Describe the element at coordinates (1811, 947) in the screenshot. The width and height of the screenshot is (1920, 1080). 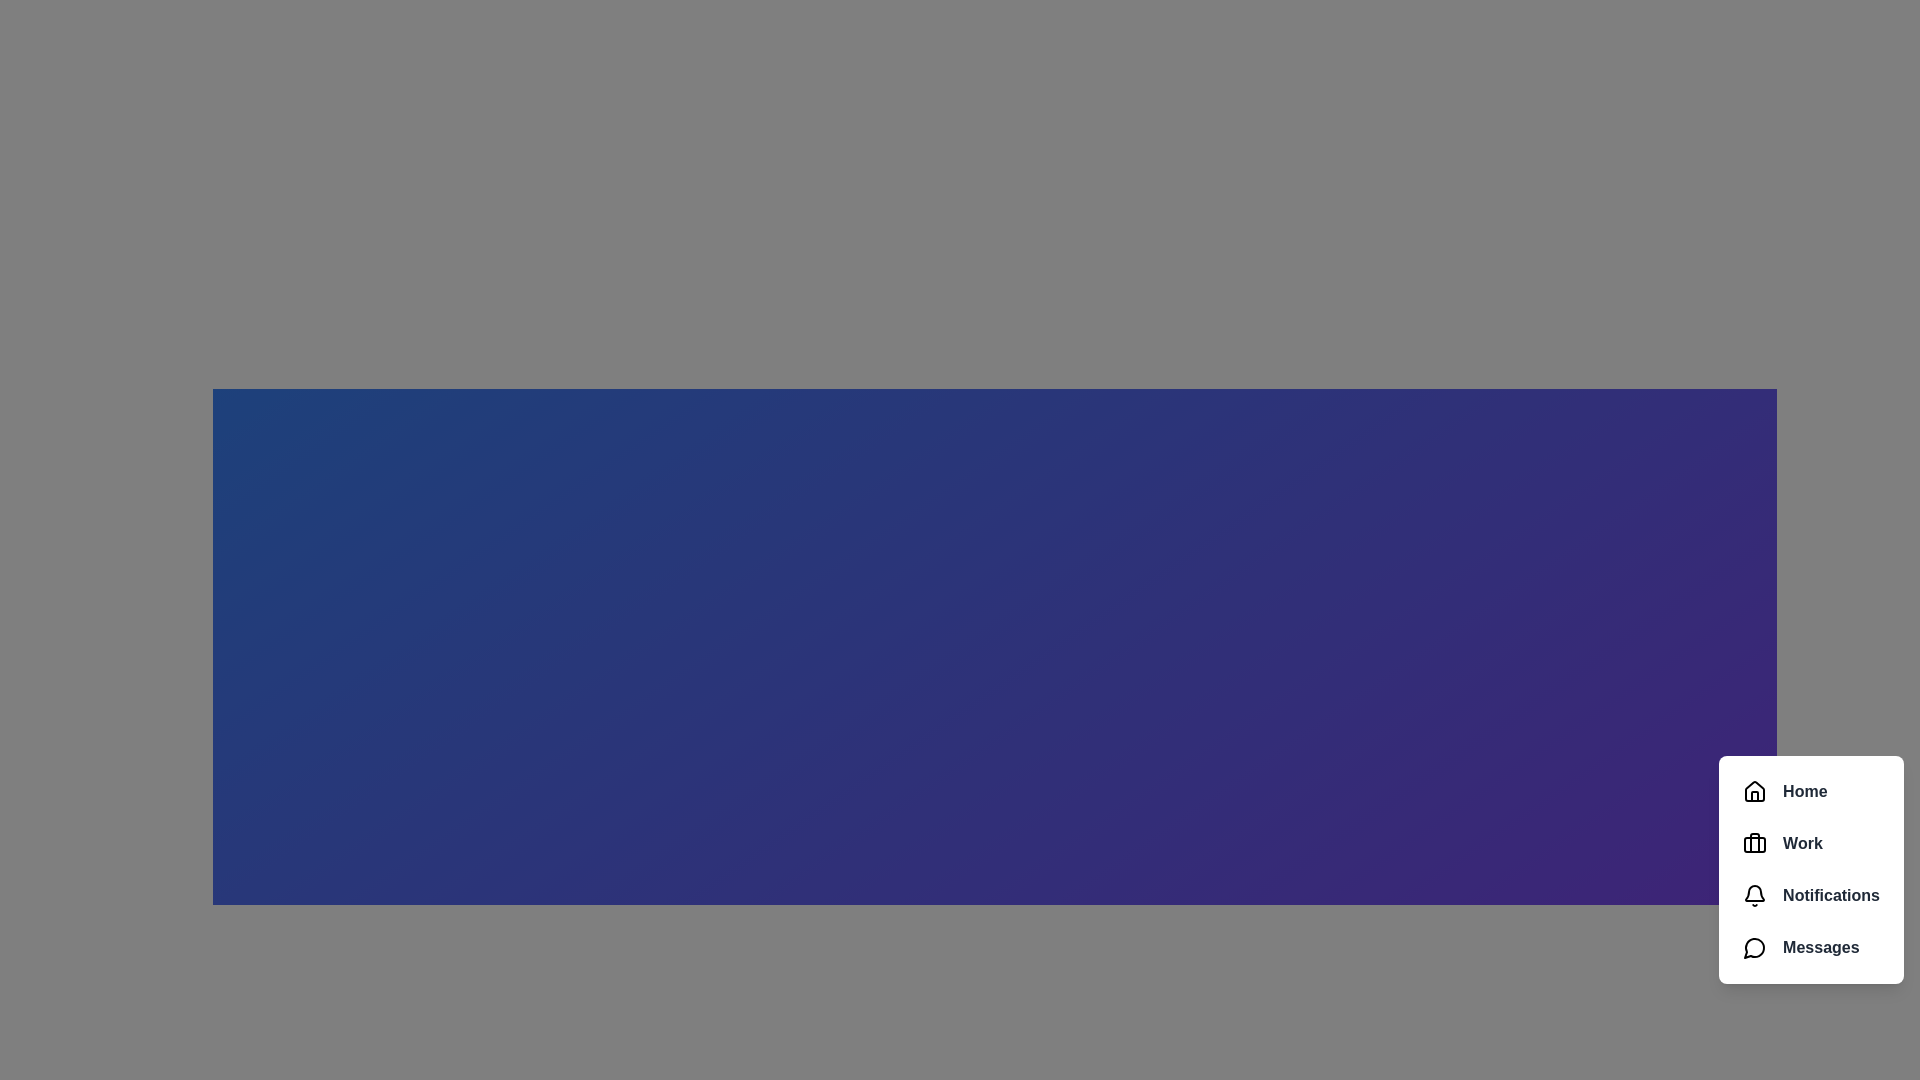
I see `the Messages in the speed dial menu` at that location.